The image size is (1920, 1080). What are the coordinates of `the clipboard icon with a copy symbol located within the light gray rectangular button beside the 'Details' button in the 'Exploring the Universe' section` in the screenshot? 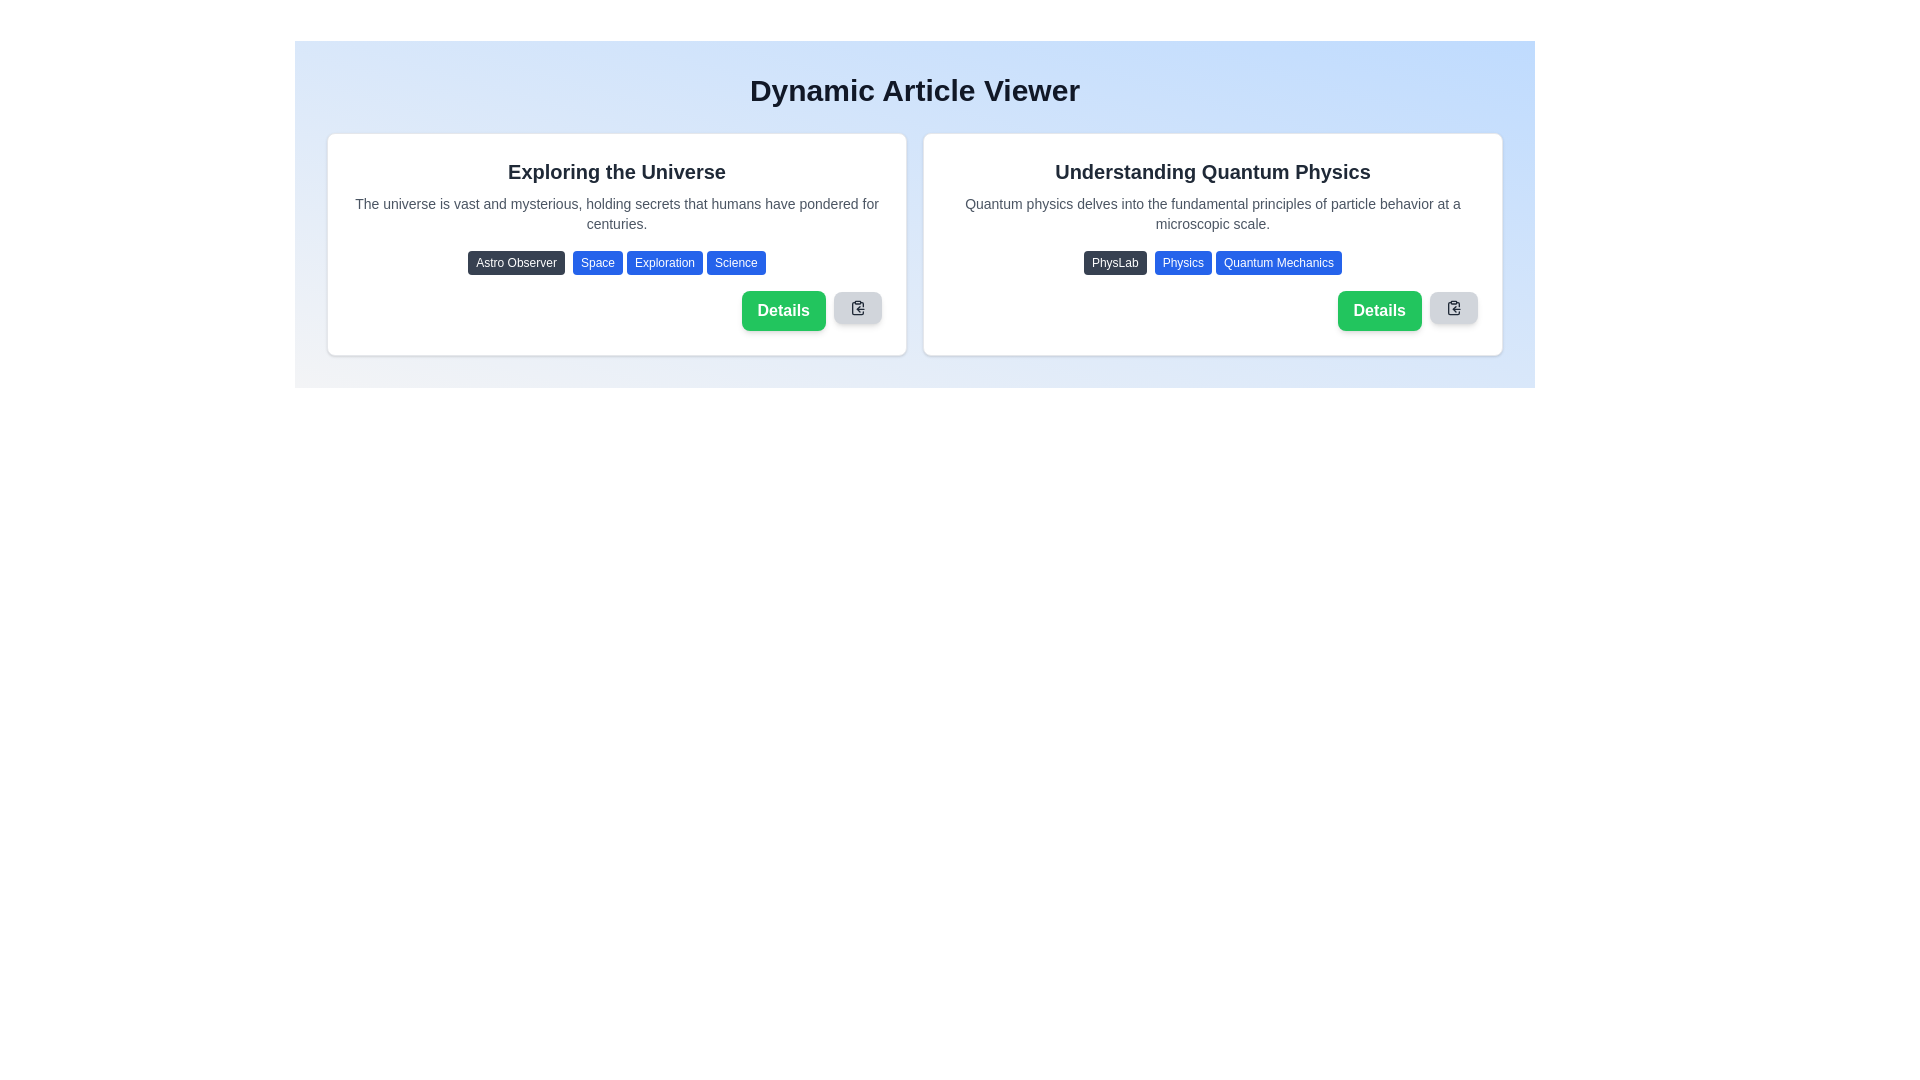 It's located at (858, 308).